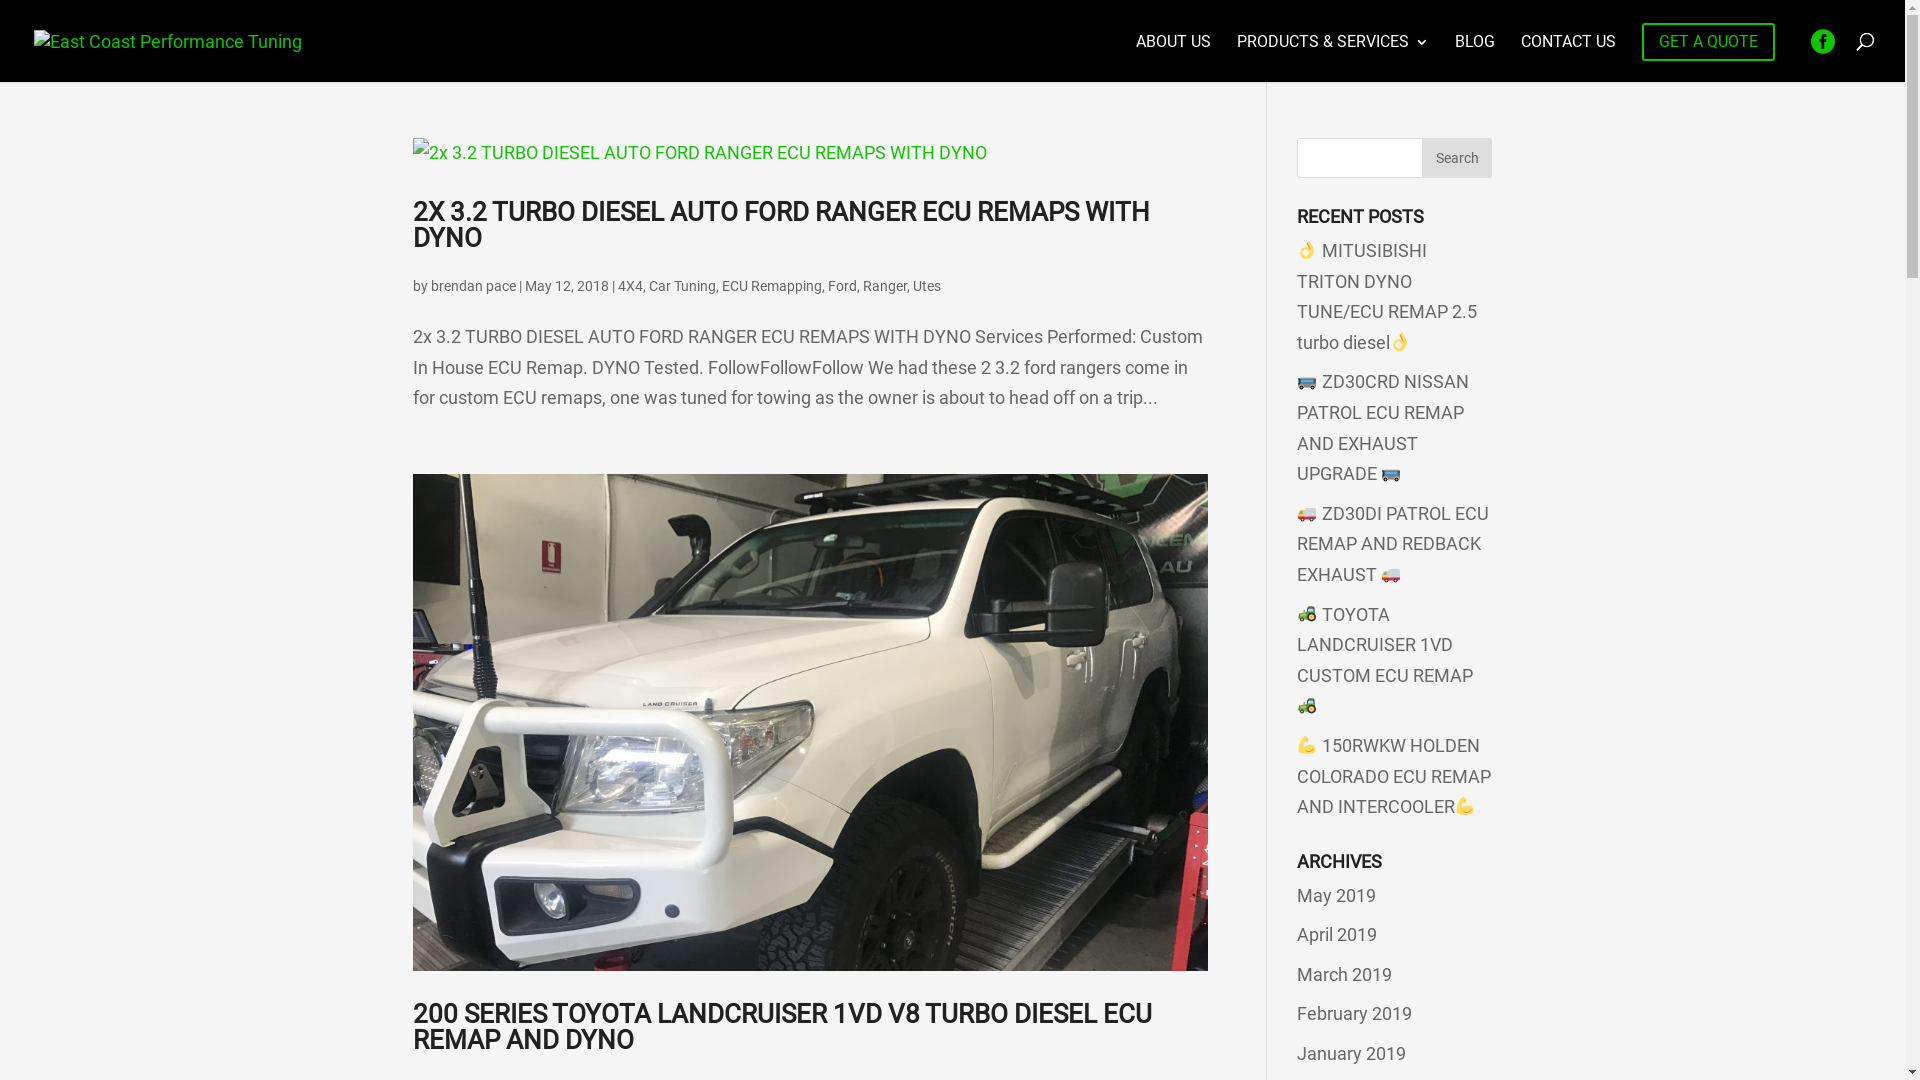 The width and height of the screenshot is (1920, 1080). Describe the element at coordinates (1567, 57) in the screenshot. I see `'CONTACT US'` at that location.